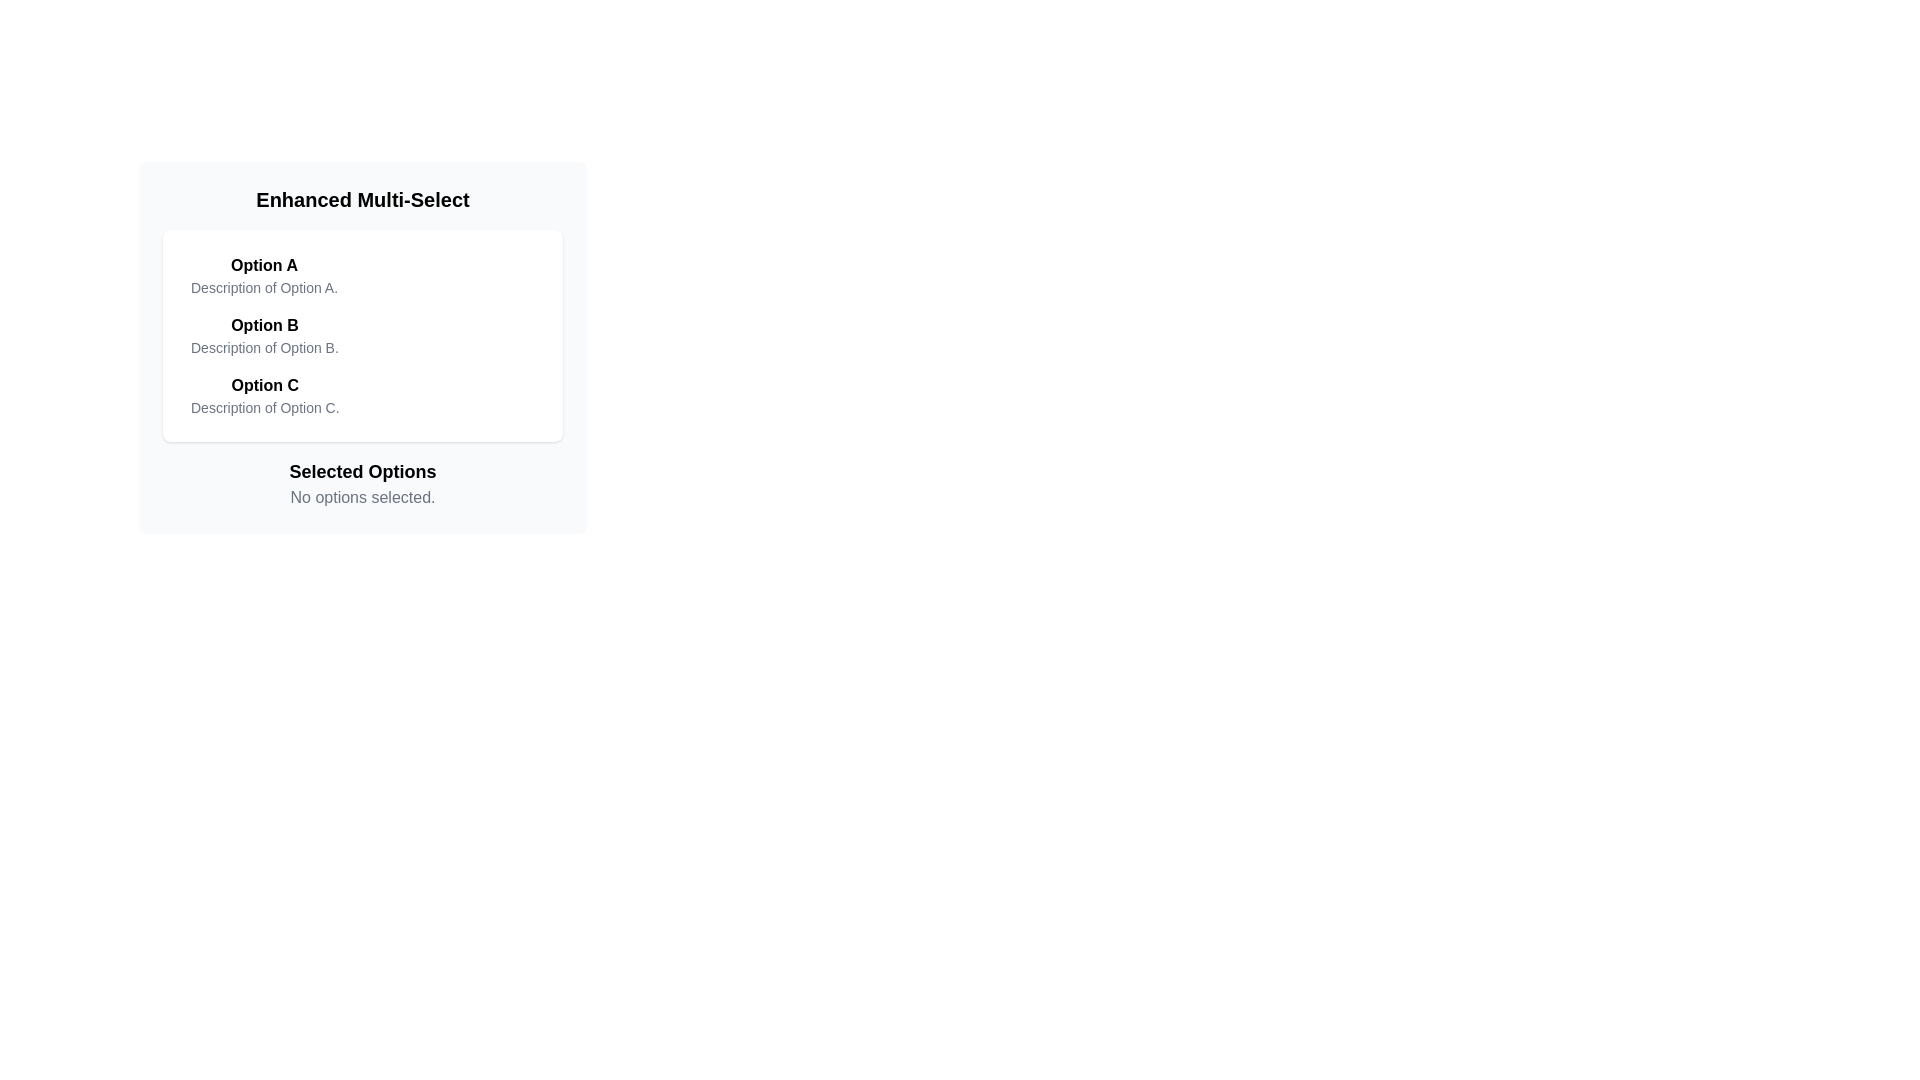  Describe the element at coordinates (263, 276) in the screenshot. I see `the first list item labeled 'Option A'` at that location.